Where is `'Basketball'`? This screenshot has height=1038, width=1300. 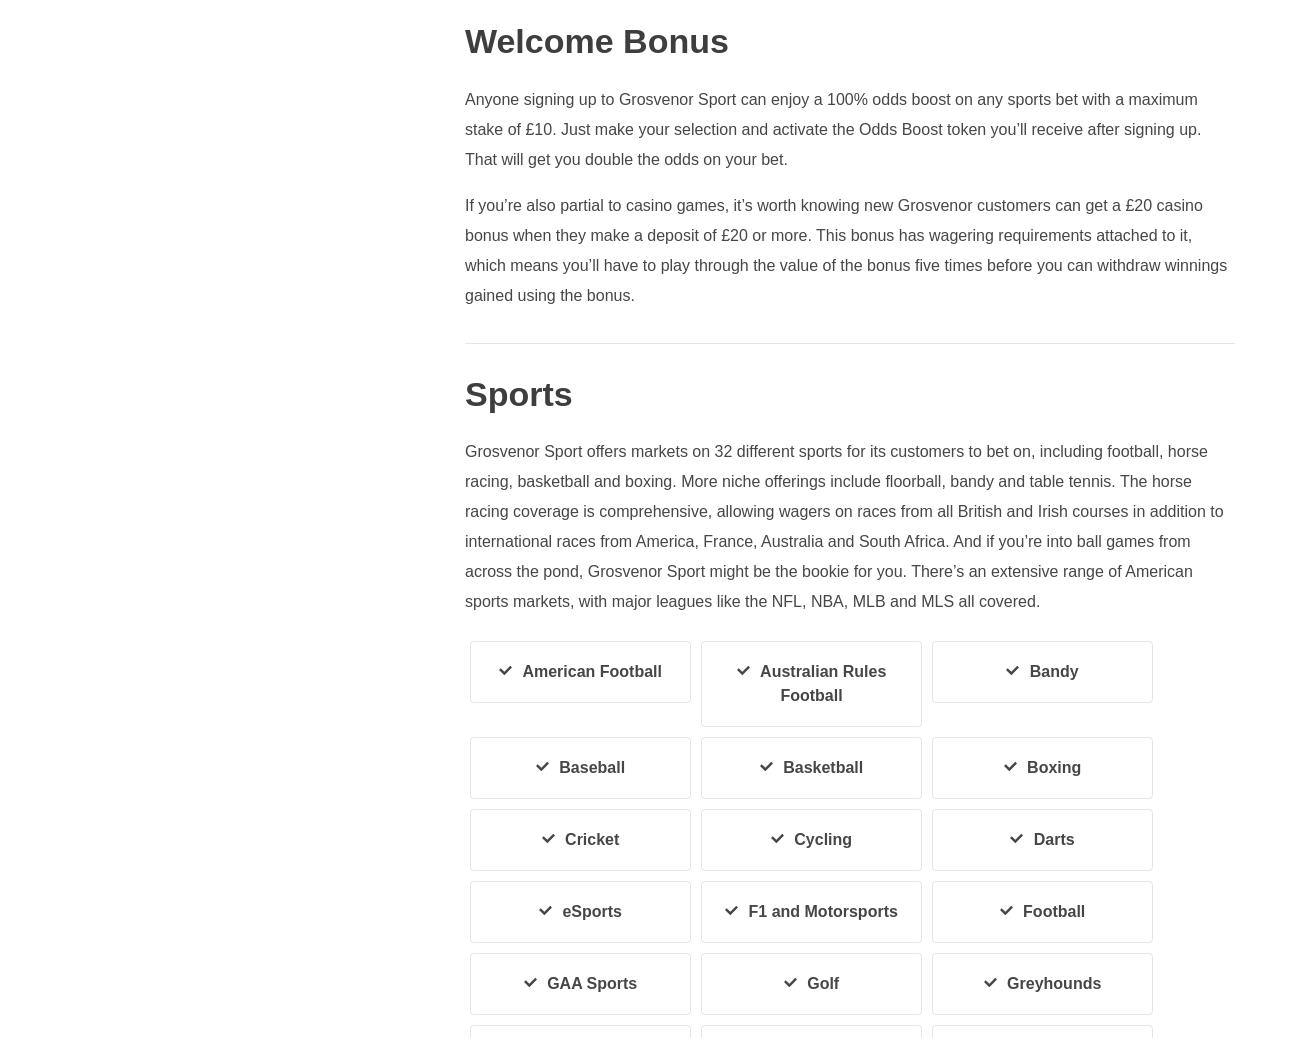
'Basketball' is located at coordinates (823, 766).